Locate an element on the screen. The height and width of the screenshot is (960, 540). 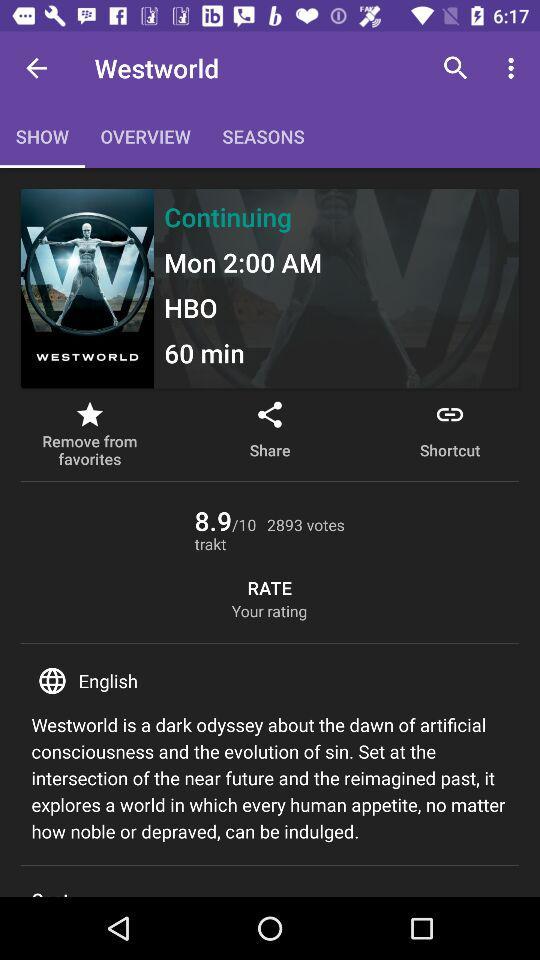
frame below the menu bar is located at coordinates (270, 287).